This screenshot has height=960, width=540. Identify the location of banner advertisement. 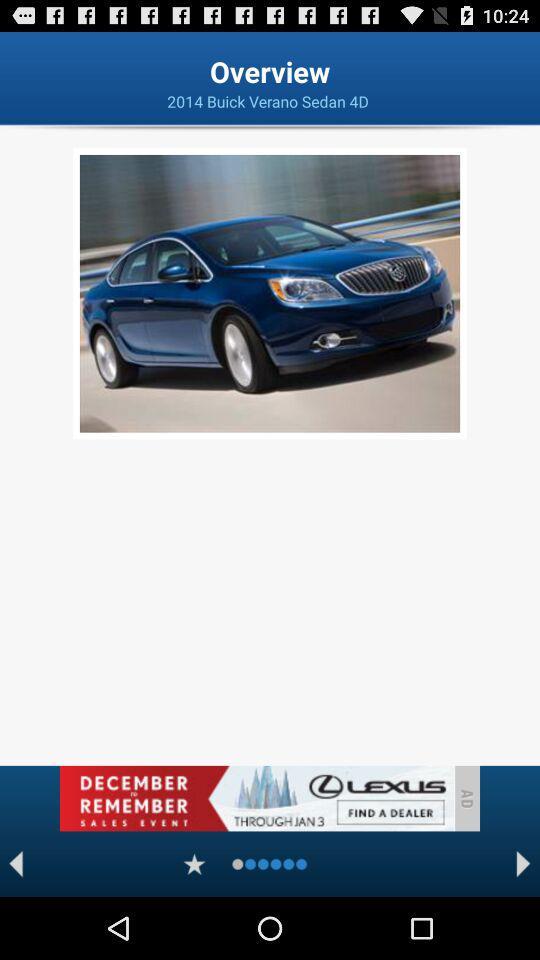
(256, 798).